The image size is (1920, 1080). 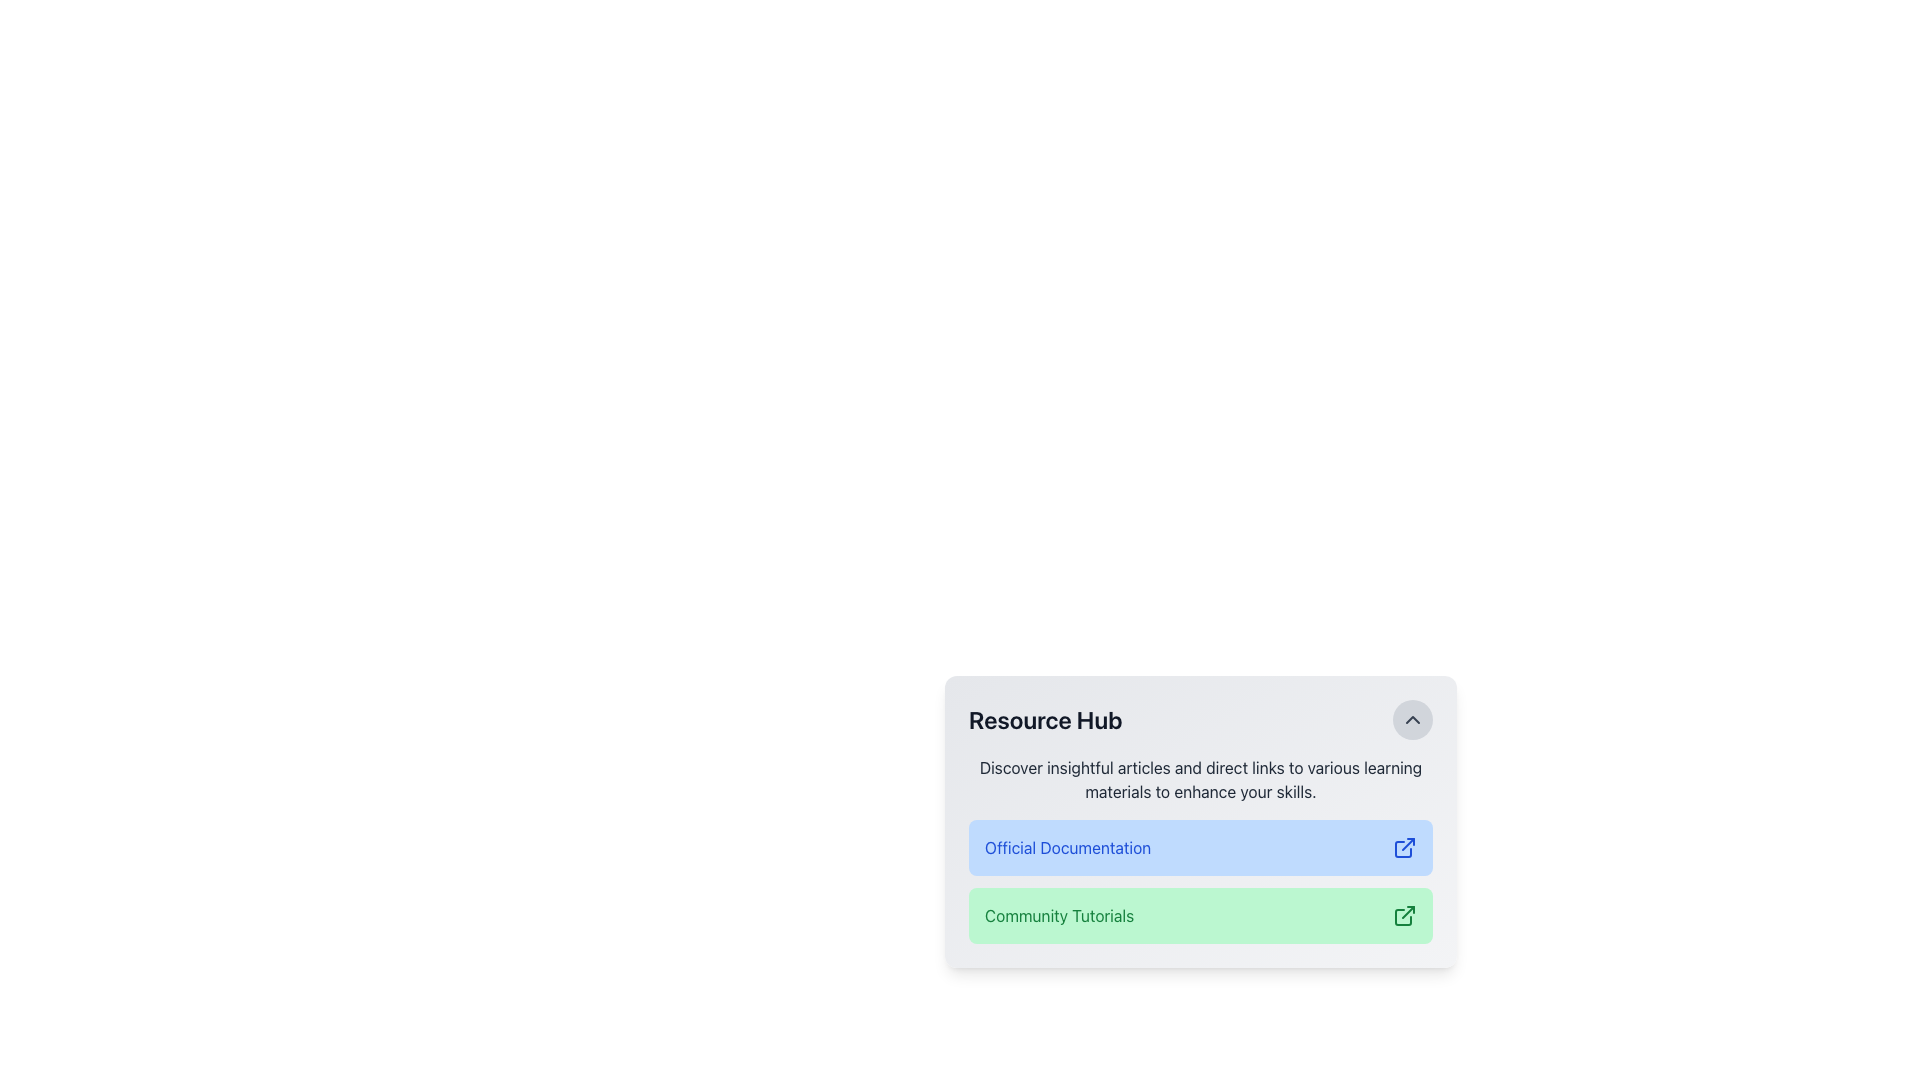 What do you see at coordinates (1404, 915) in the screenshot?
I see `the external link icon, which is a compact icon resembling an arrow extending out of a box with a green outline, located to the far right of the 'Community Tutorials' section in the 'Resource Hub'` at bounding box center [1404, 915].